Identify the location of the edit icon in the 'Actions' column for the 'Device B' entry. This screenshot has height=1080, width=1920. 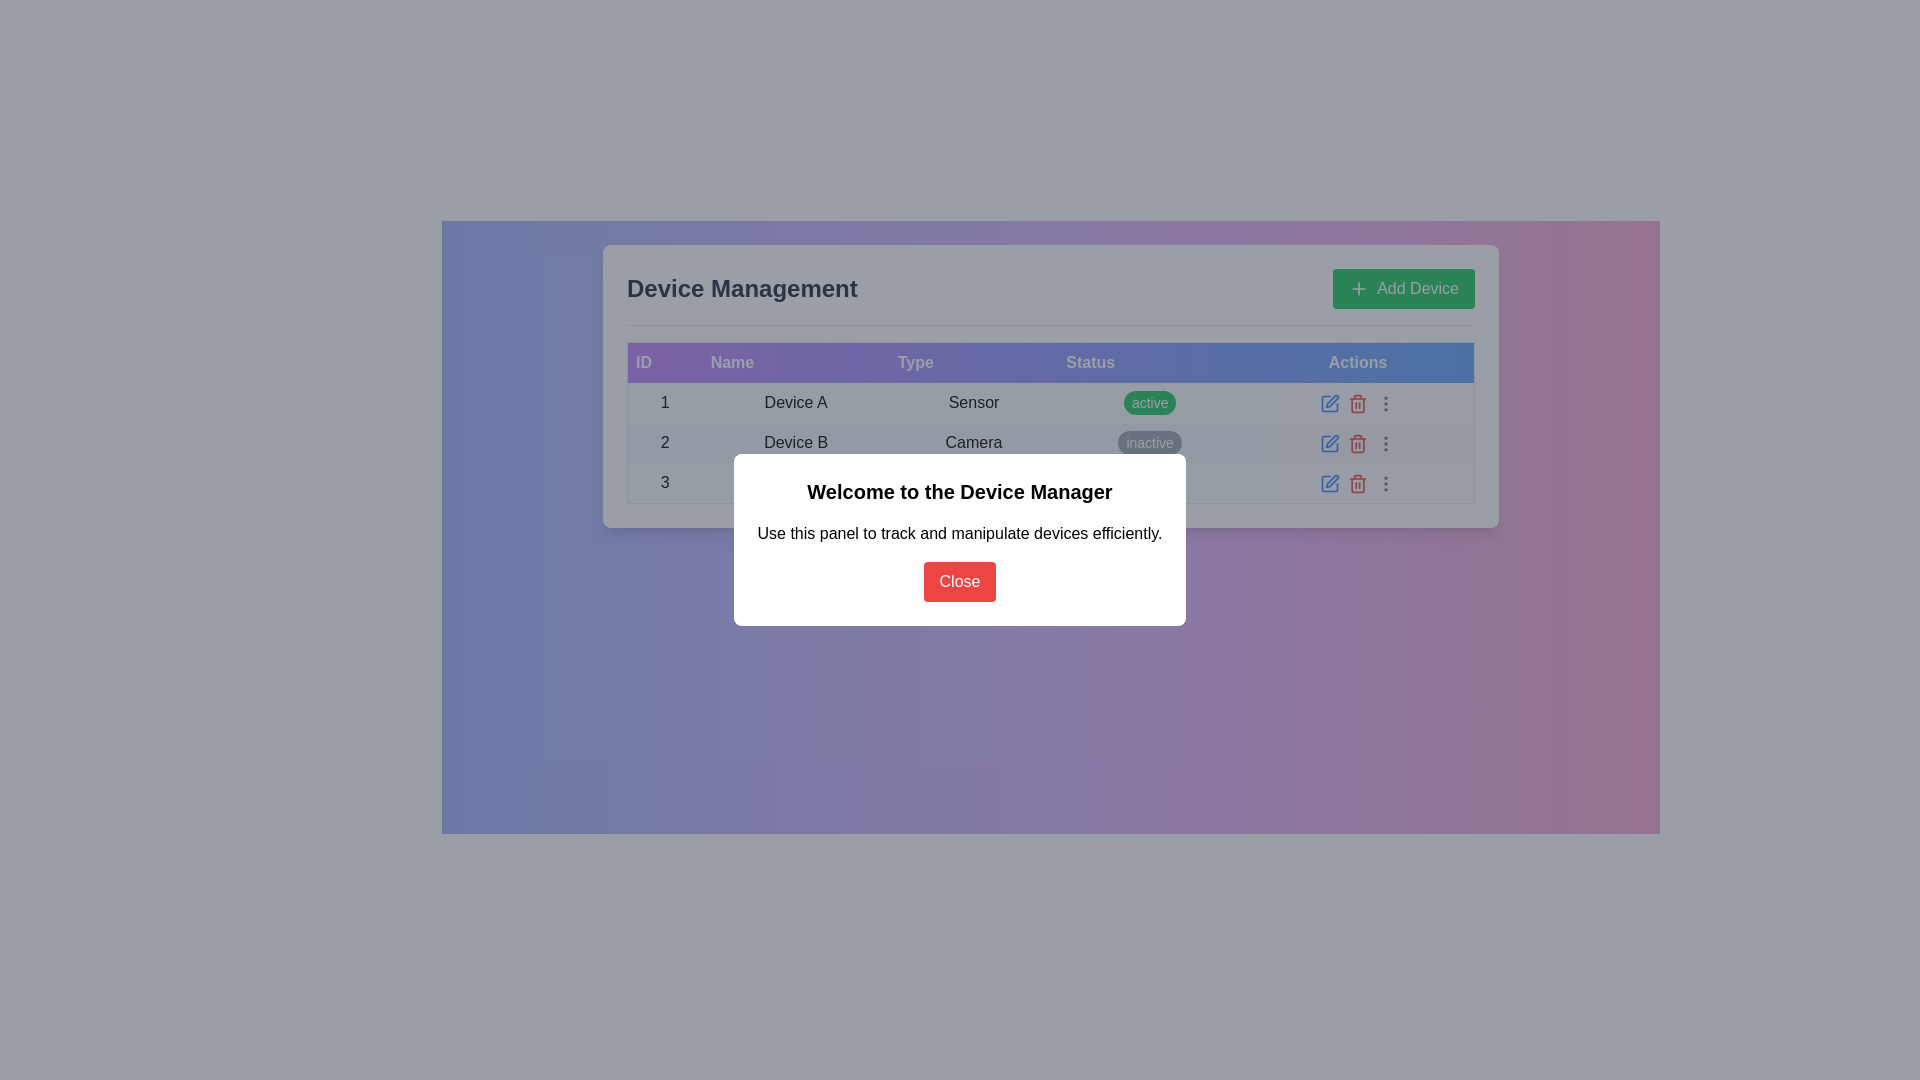
(1331, 481).